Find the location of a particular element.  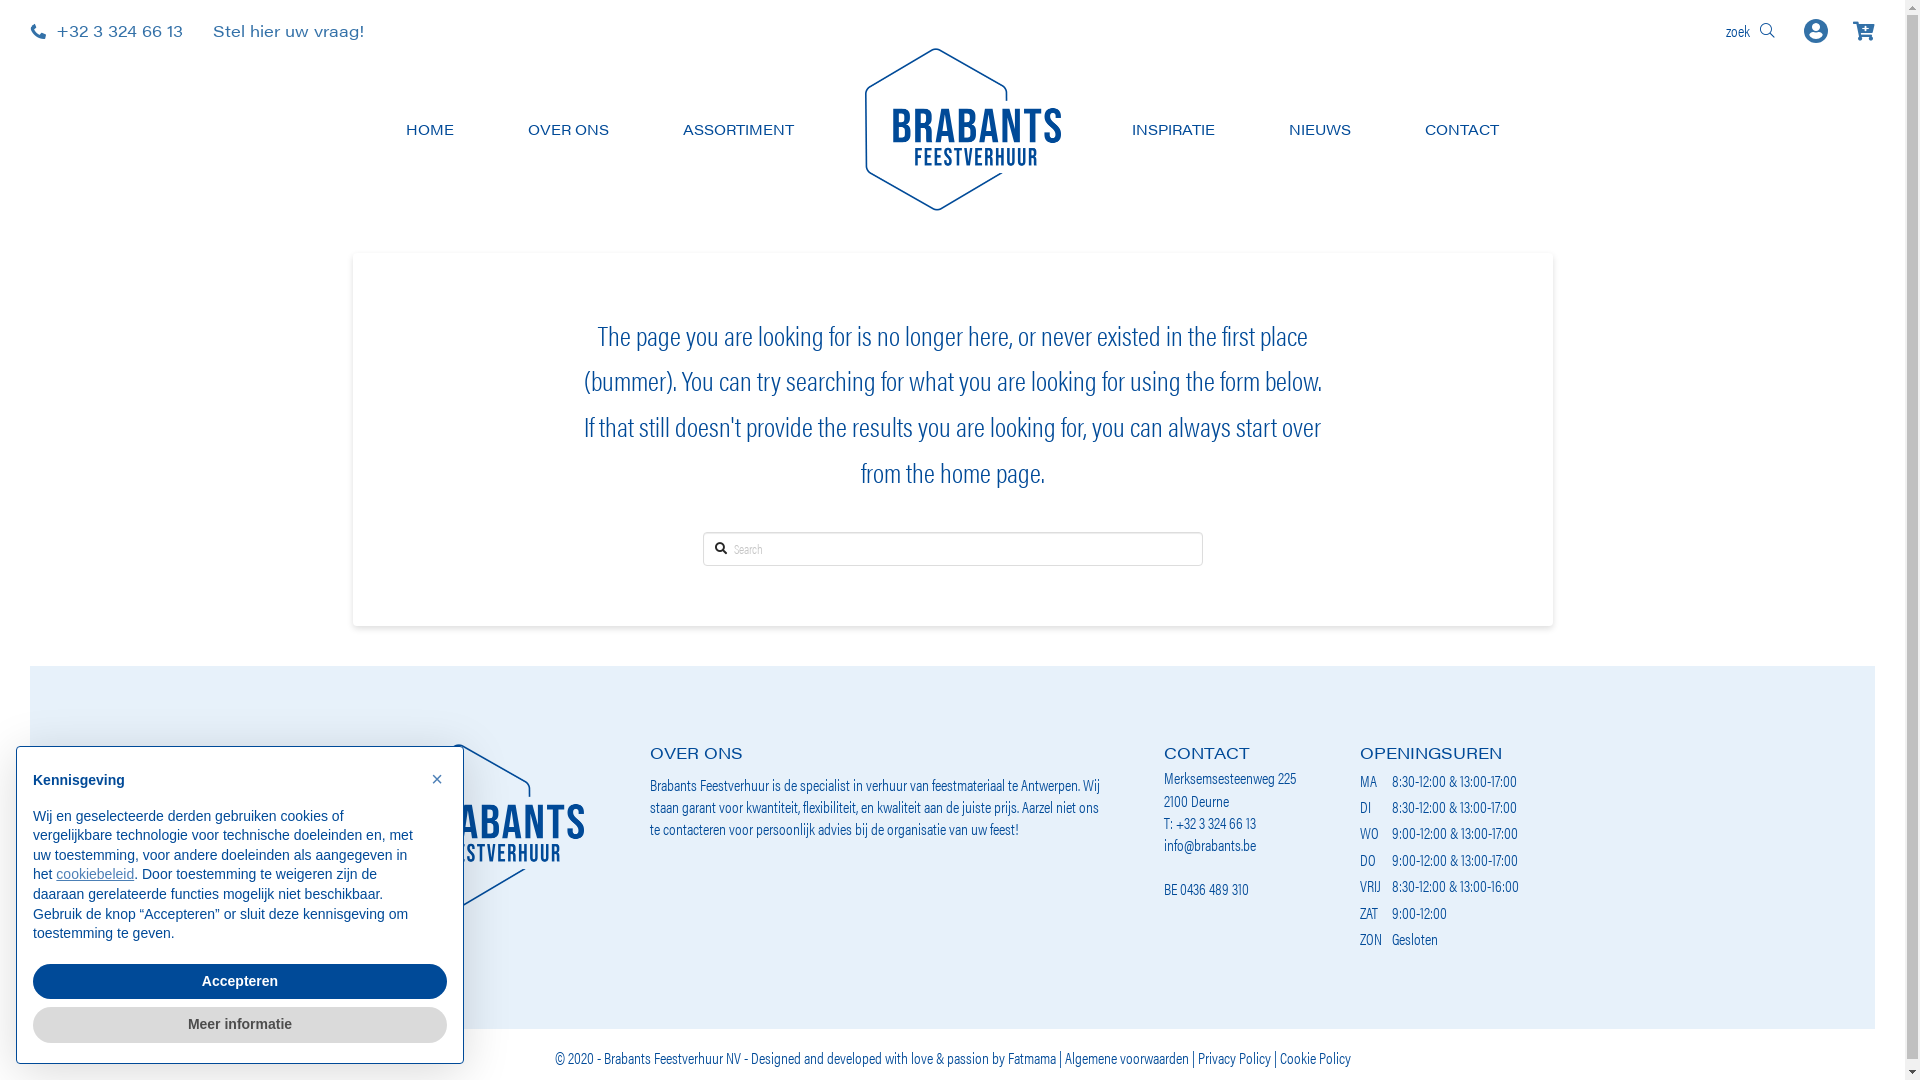

'OVER ONS' is located at coordinates (567, 128).